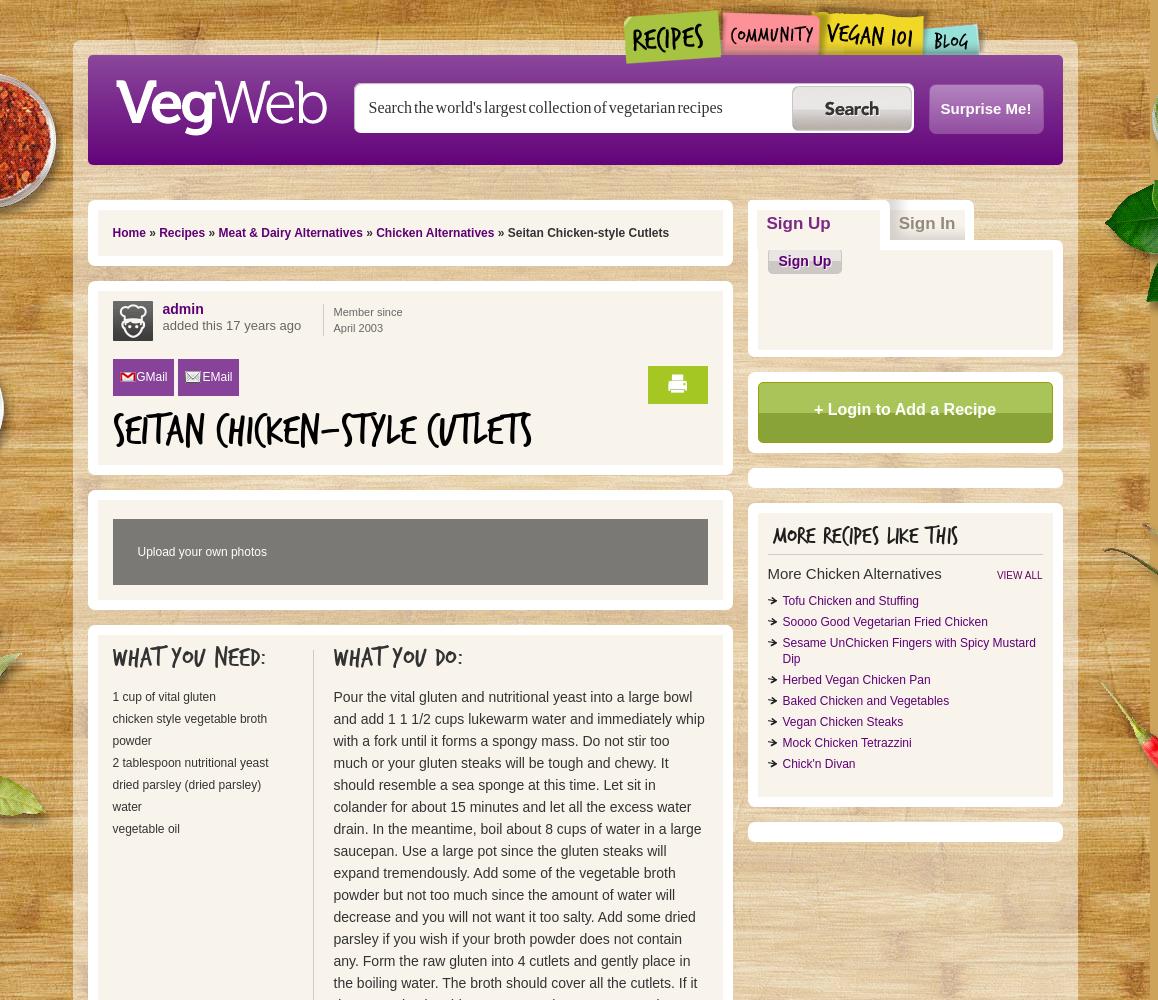  What do you see at coordinates (201, 552) in the screenshot?
I see `'Upload your own photos'` at bounding box center [201, 552].